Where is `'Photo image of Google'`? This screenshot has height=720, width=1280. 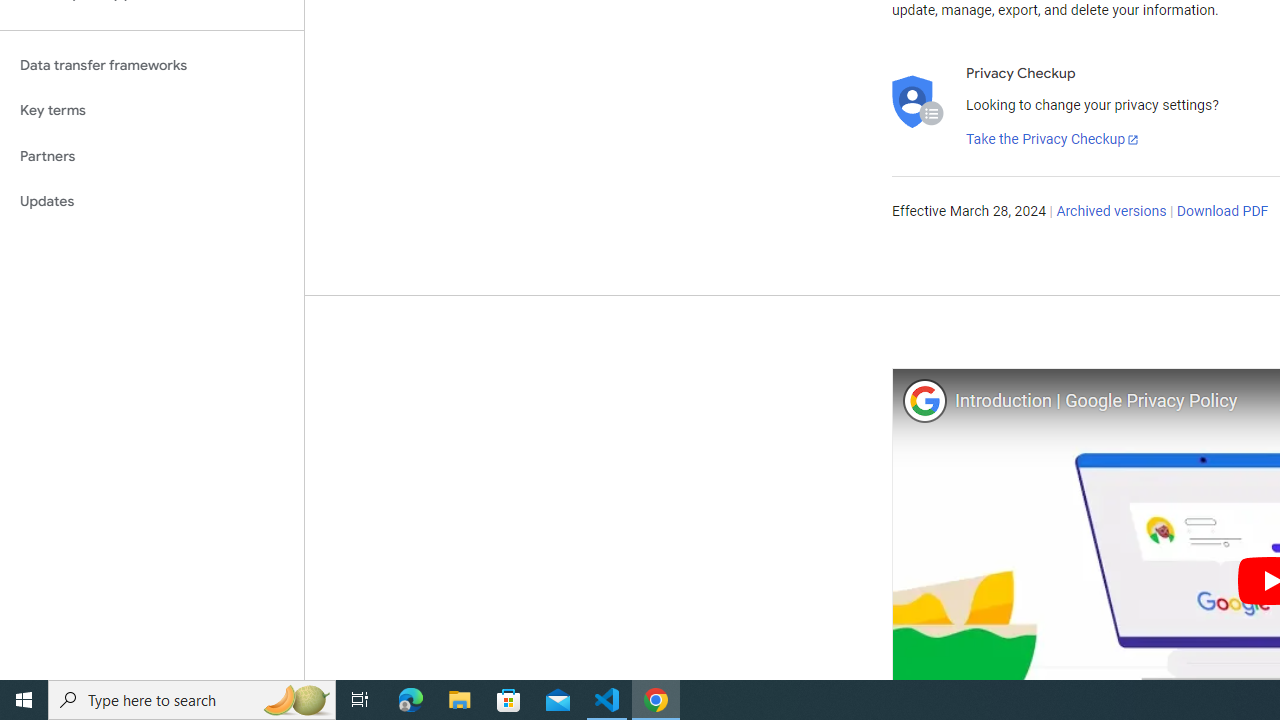
'Photo image of Google' is located at coordinates (923, 400).